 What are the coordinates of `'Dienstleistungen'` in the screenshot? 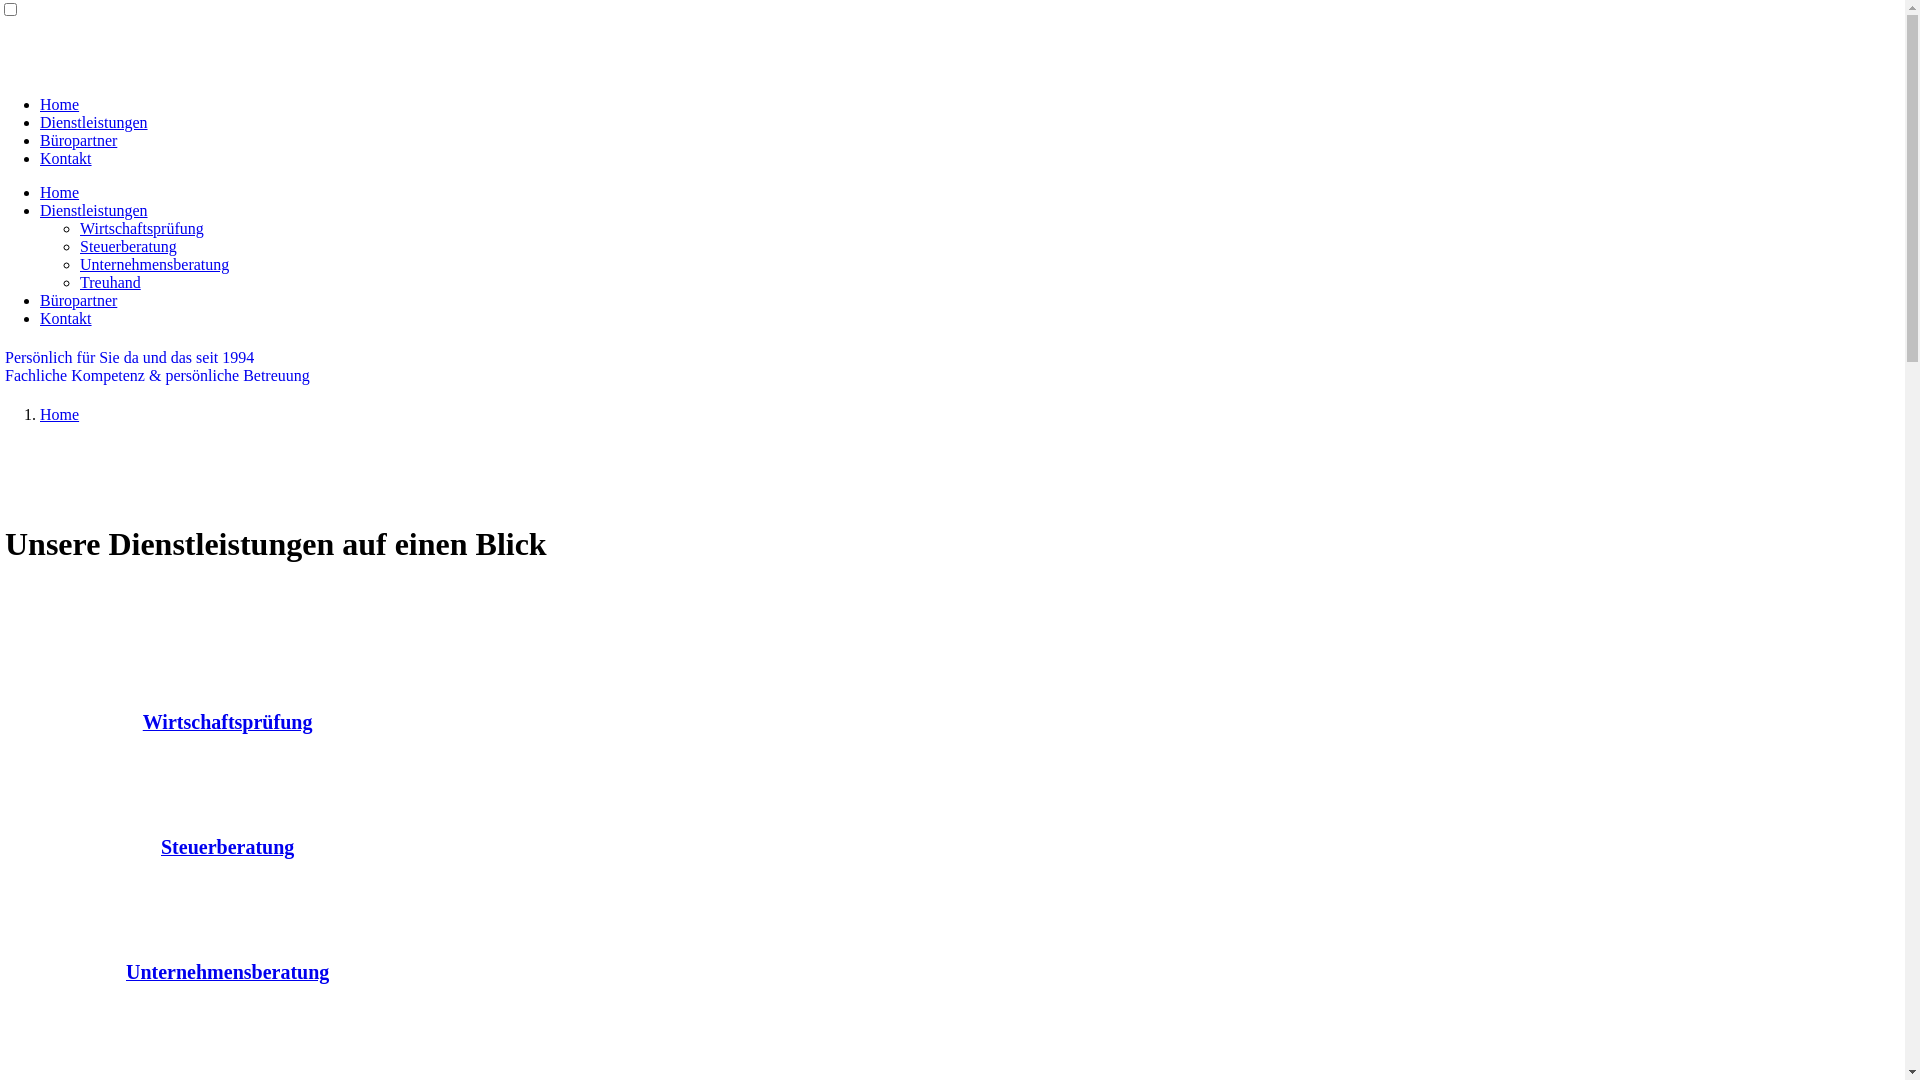 It's located at (93, 122).